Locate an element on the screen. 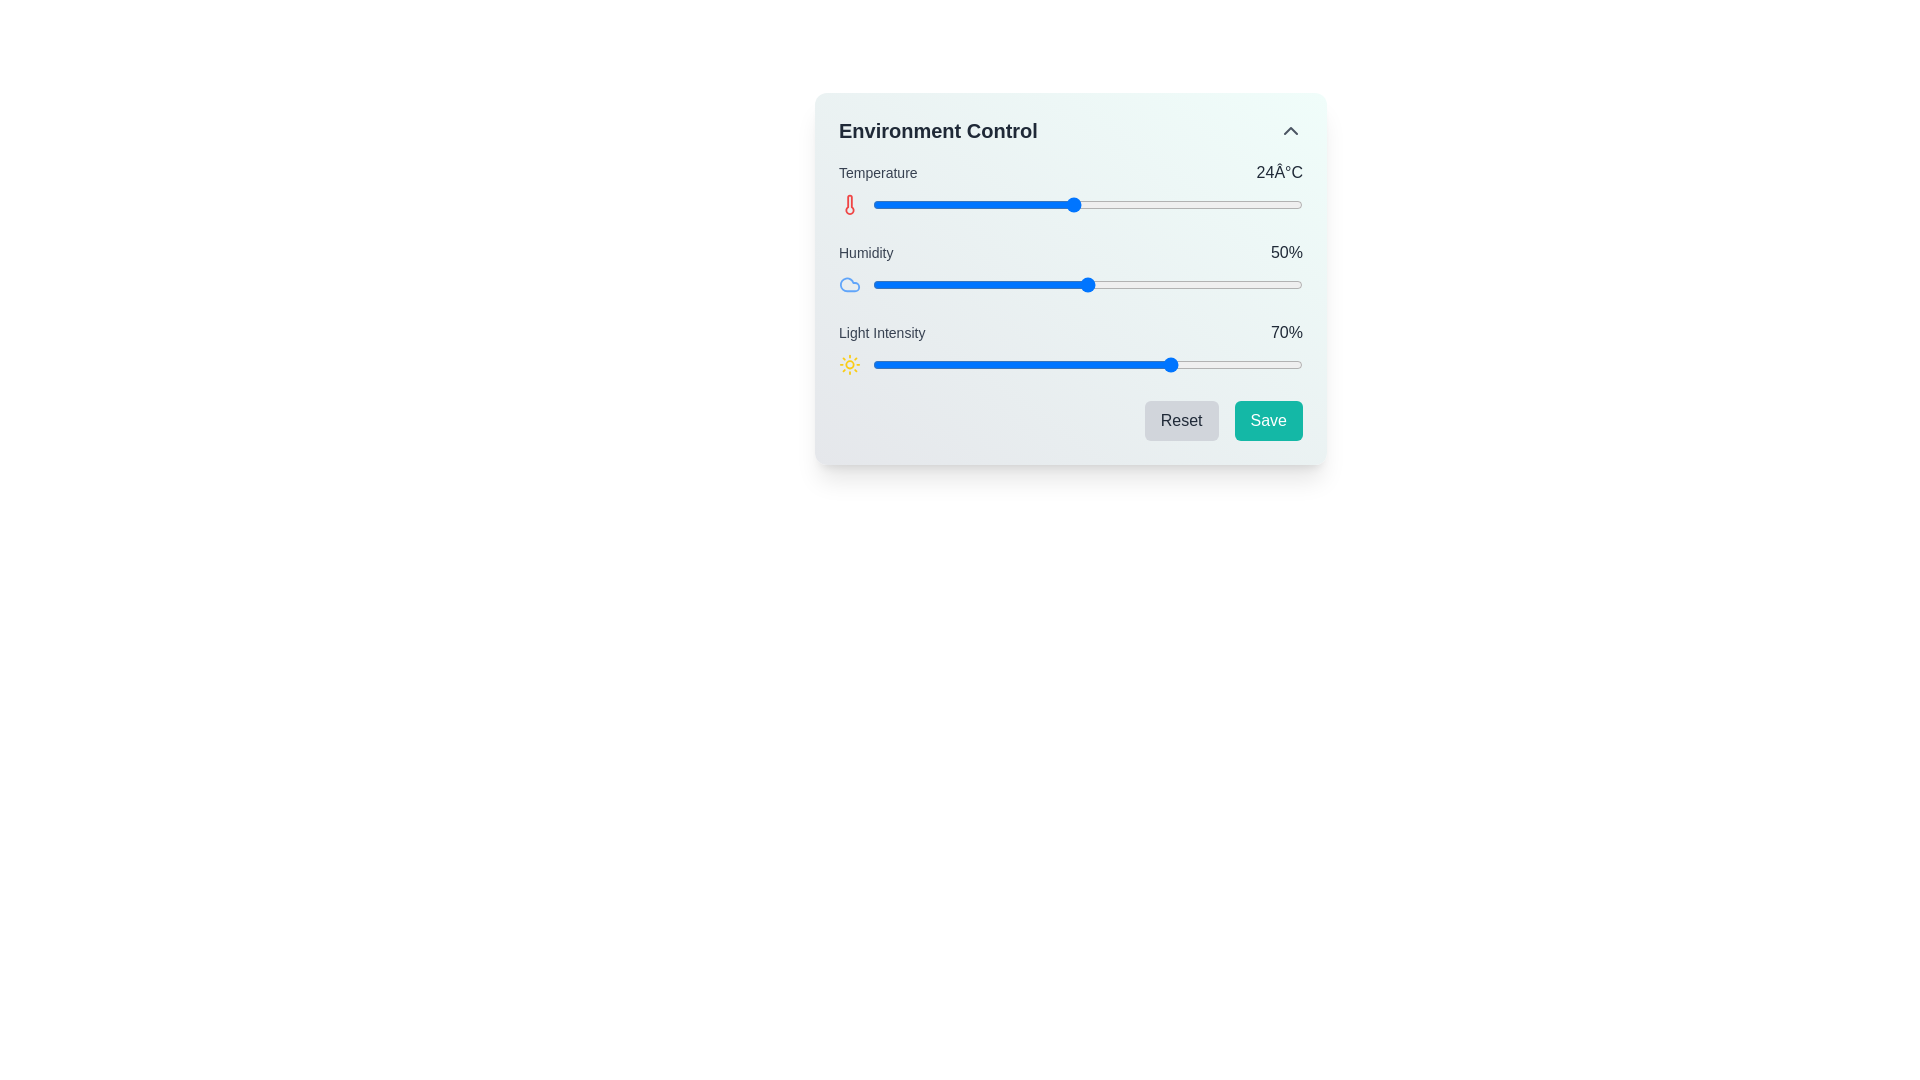 The image size is (1920, 1080). the static text label displaying '24Â°C', which is styled in gray and located near the temperature control slider is located at coordinates (1278, 172).